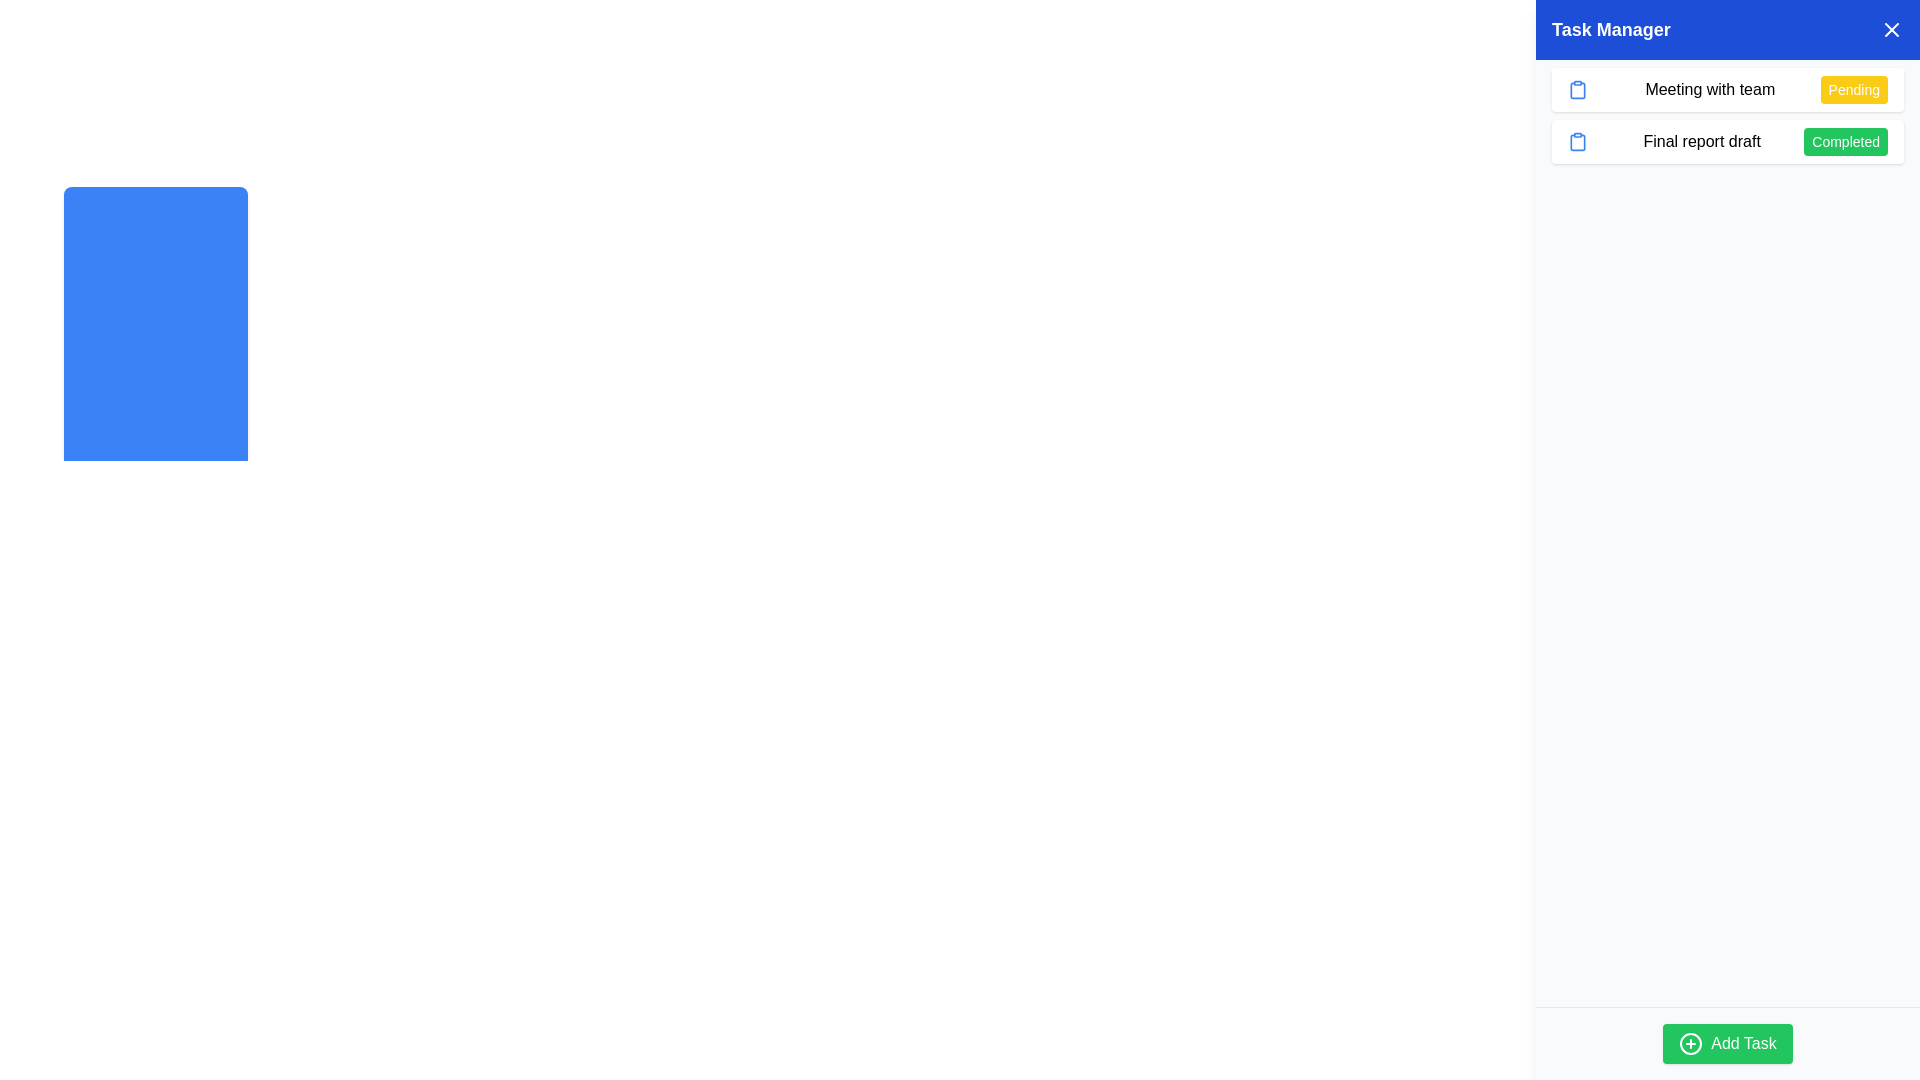  Describe the element at coordinates (1890, 30) in the screenshot. I see `the cross-shaped icon in the top-right corner of the 'Task Manager' header bar` at that location.